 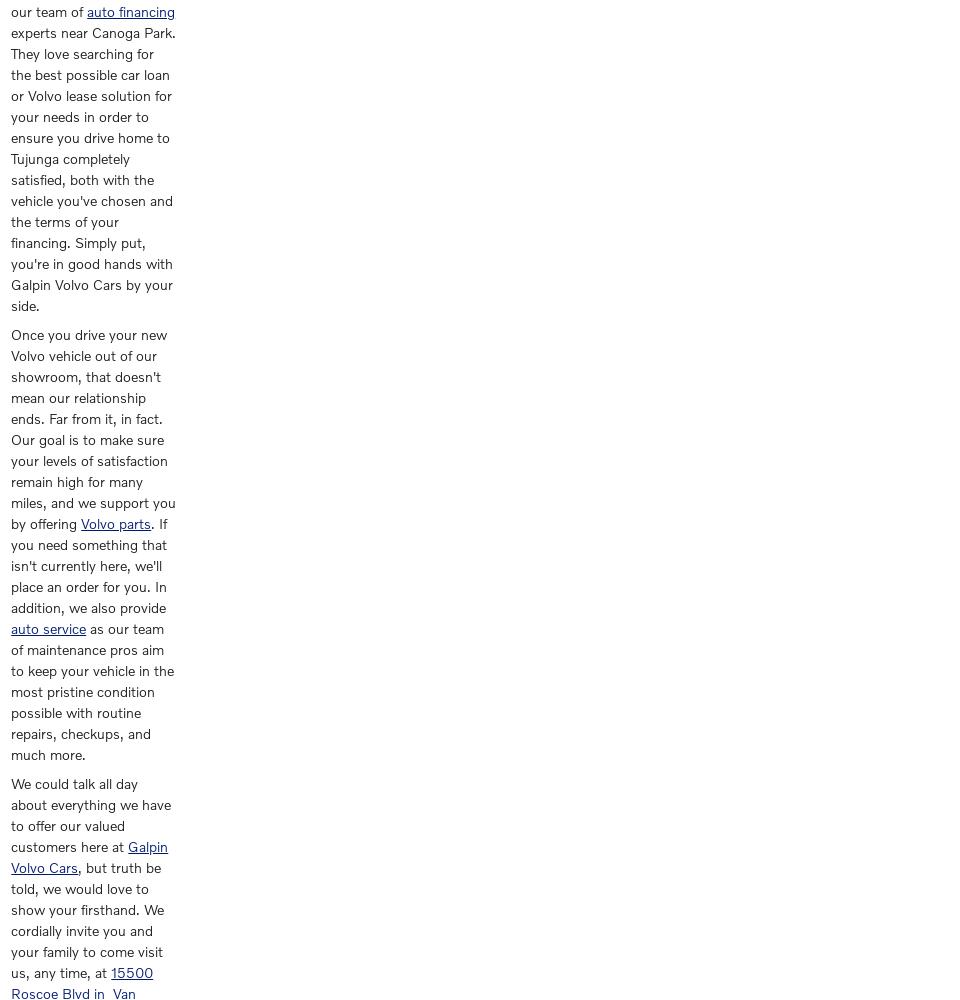 What do you see at coordinates (87, 920) in the screenshot?
I see `', but truth be told, we would love to show your firsthand. We cordially invite you and your family to come visit us, any time, at'` at bounding box center [87, 920].